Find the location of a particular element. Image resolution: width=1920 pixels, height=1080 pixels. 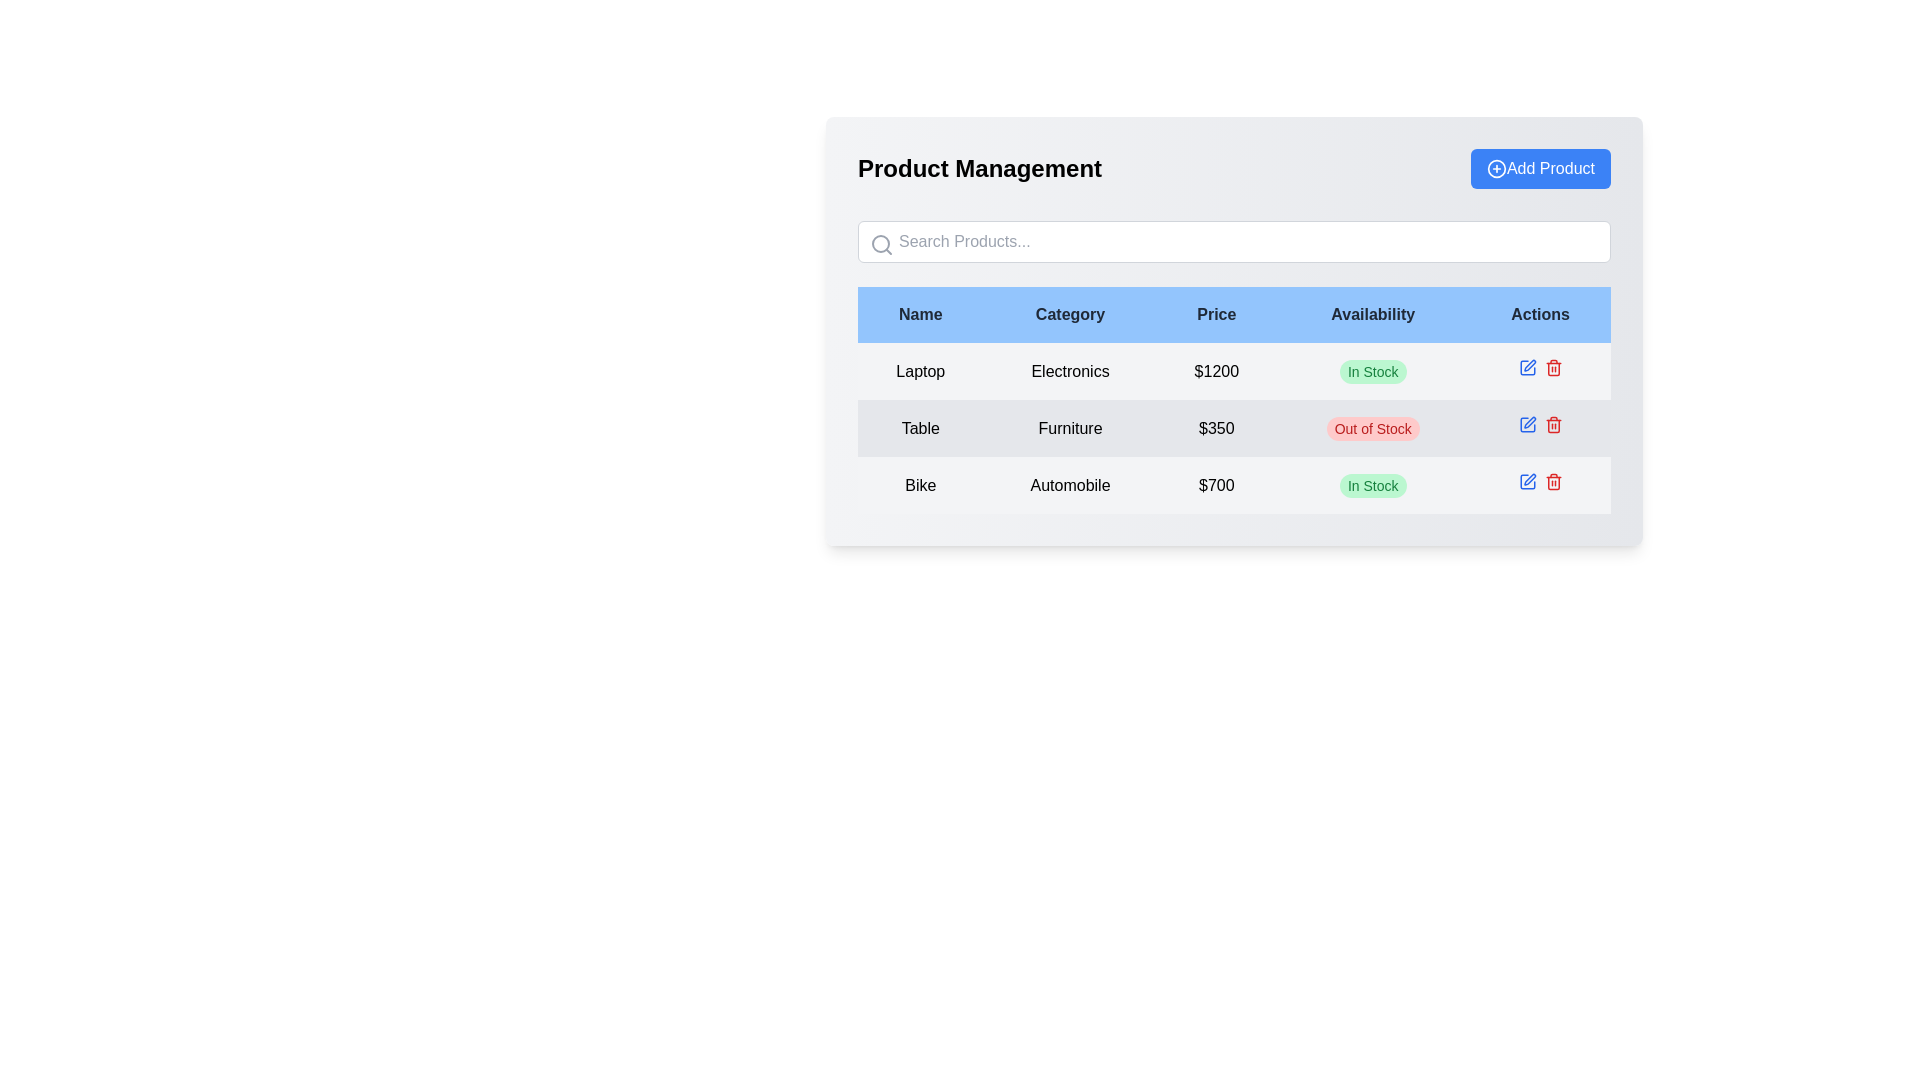

the Header text that serves as a descriptive label for the product management section at the top of the page is located at coordinates (979, 168).